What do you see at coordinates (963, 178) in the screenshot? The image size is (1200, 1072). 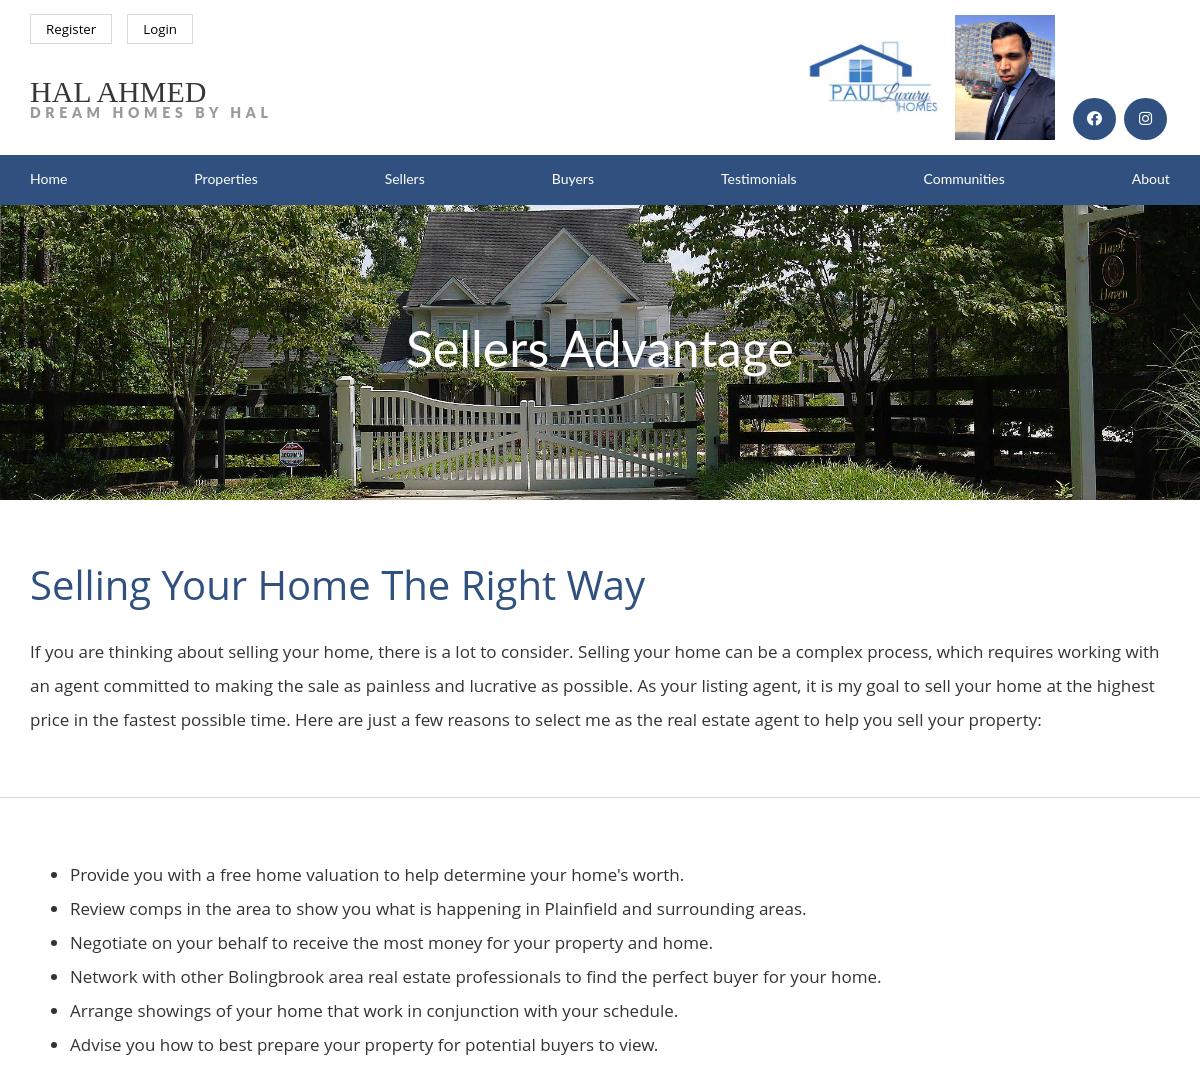 I see `'Communities'` at bounding box center [963, 178].